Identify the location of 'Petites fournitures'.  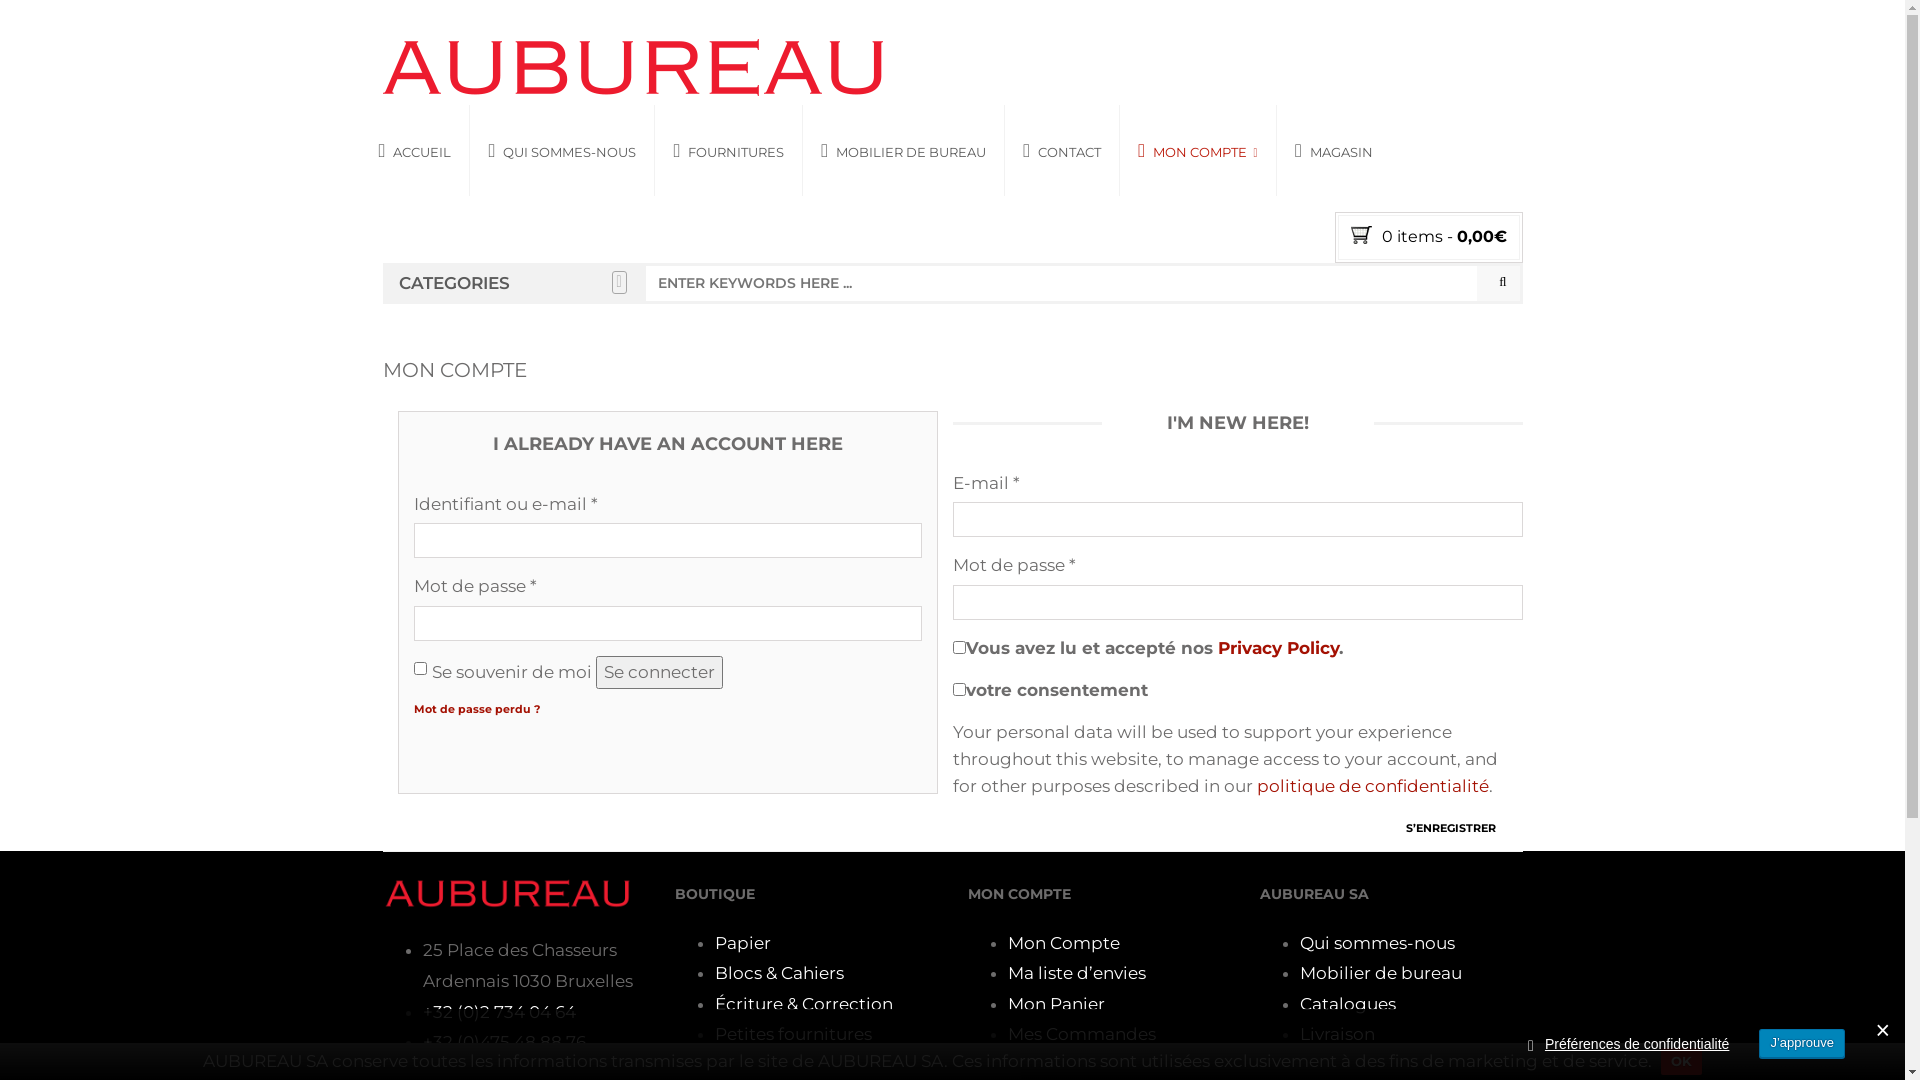
(792, 1033).